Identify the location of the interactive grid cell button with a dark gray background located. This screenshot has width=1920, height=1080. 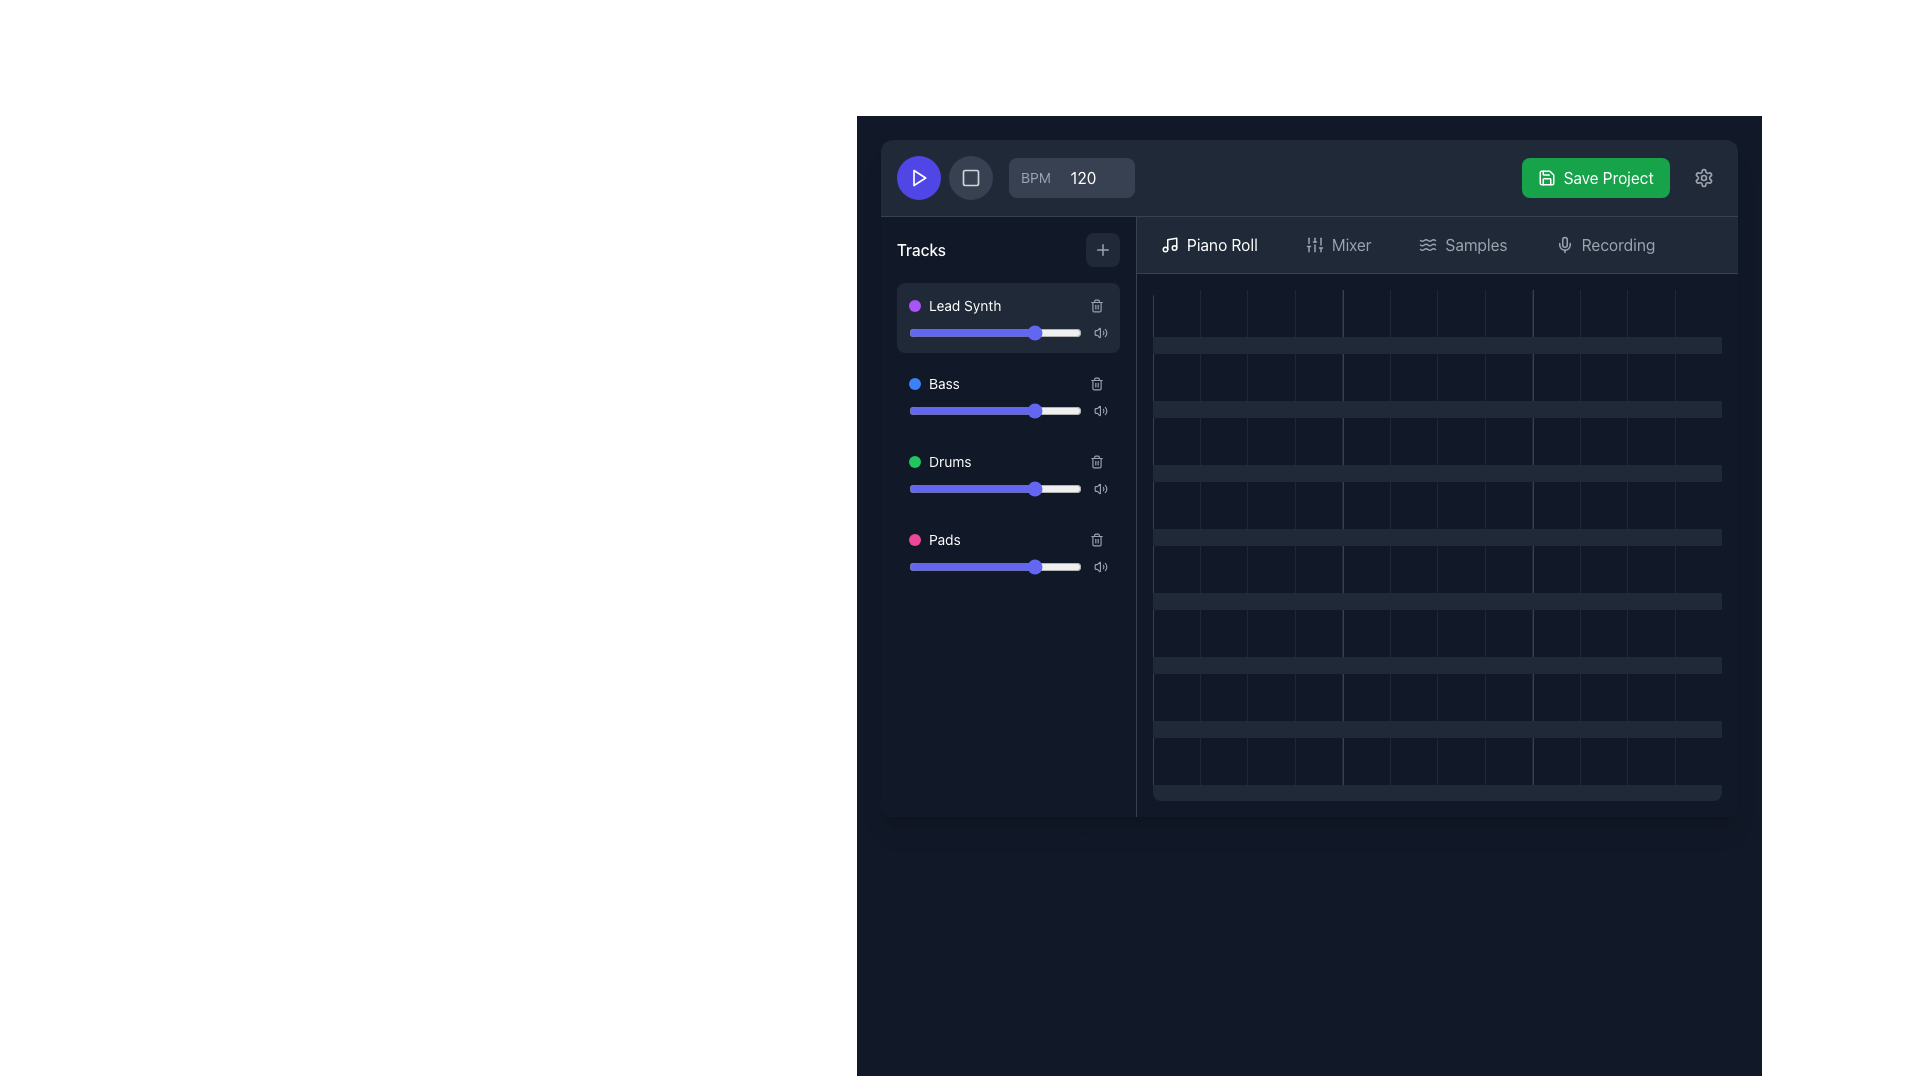
(1555, 440).